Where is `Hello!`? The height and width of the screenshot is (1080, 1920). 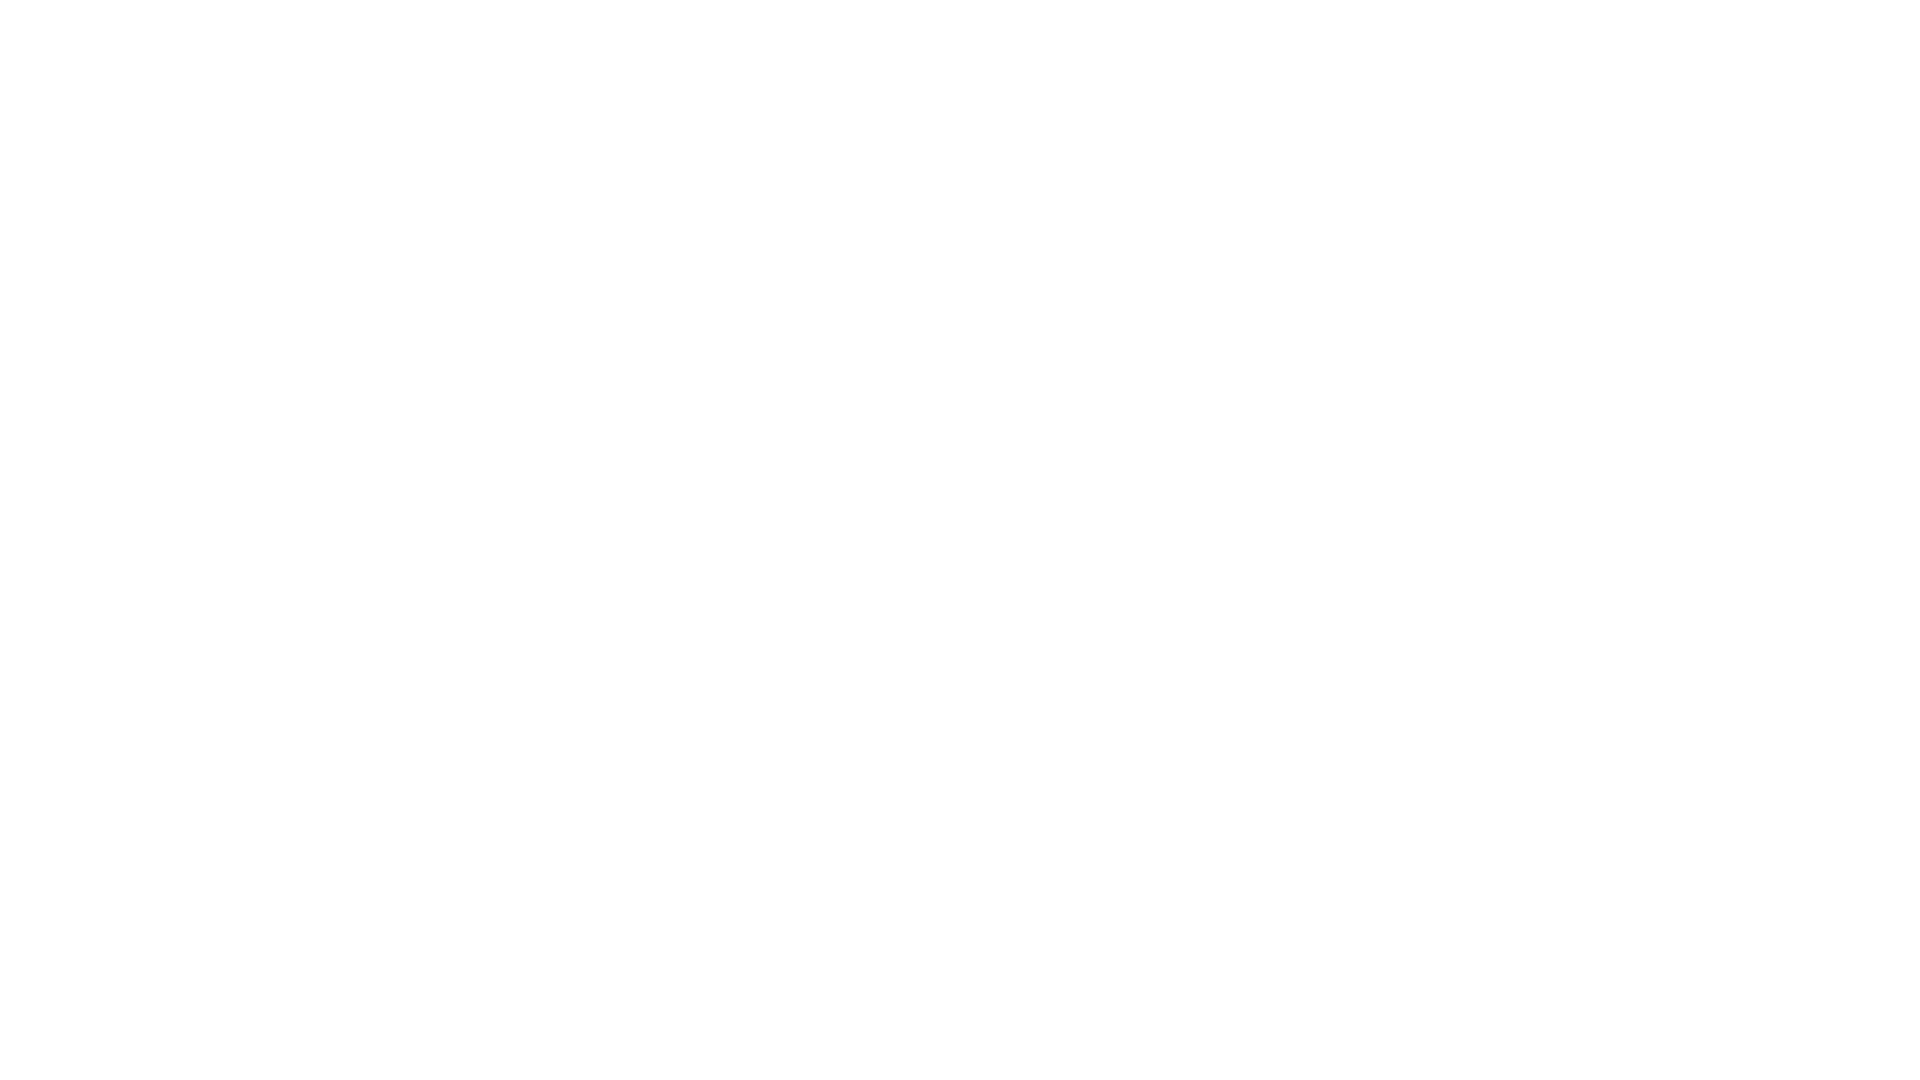
Hello! is located at coordinates (252, 22).